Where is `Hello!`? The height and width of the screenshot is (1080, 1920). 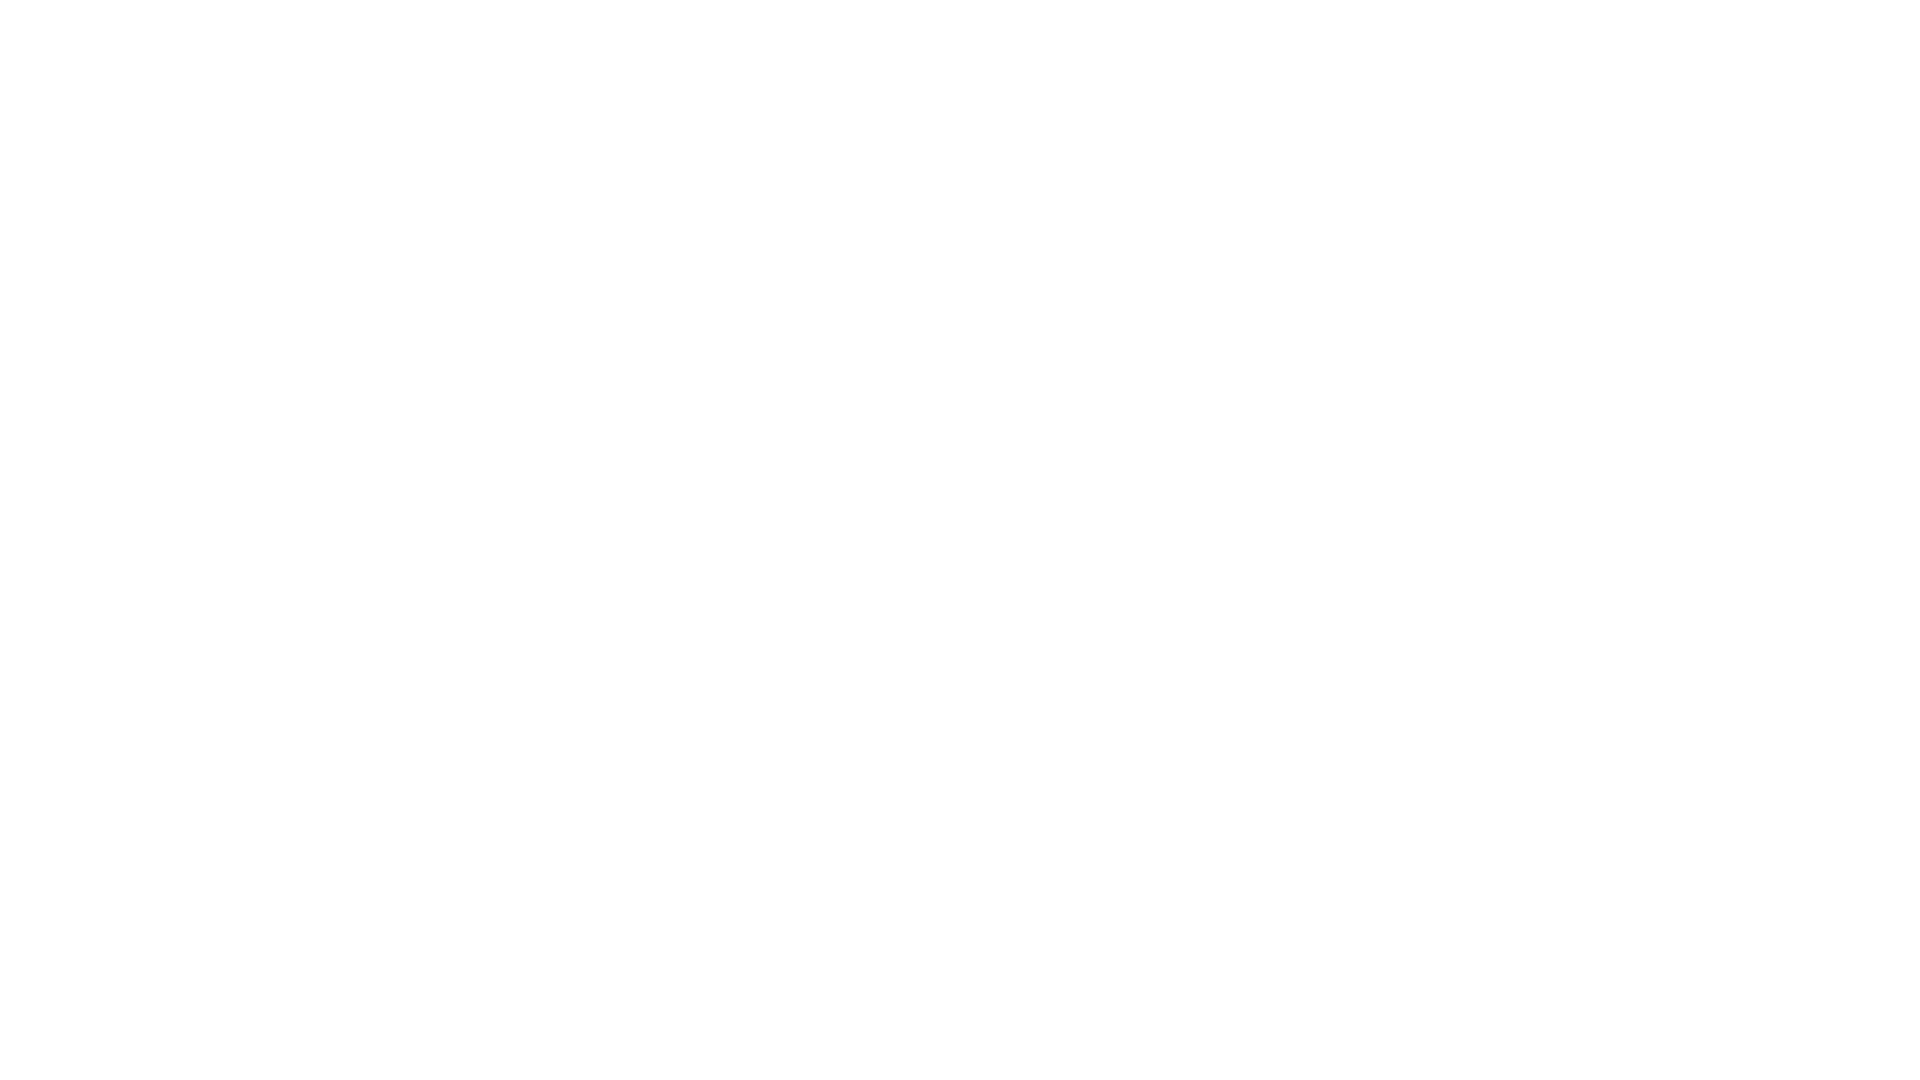
Hello! is located at coordinates (252, 22).